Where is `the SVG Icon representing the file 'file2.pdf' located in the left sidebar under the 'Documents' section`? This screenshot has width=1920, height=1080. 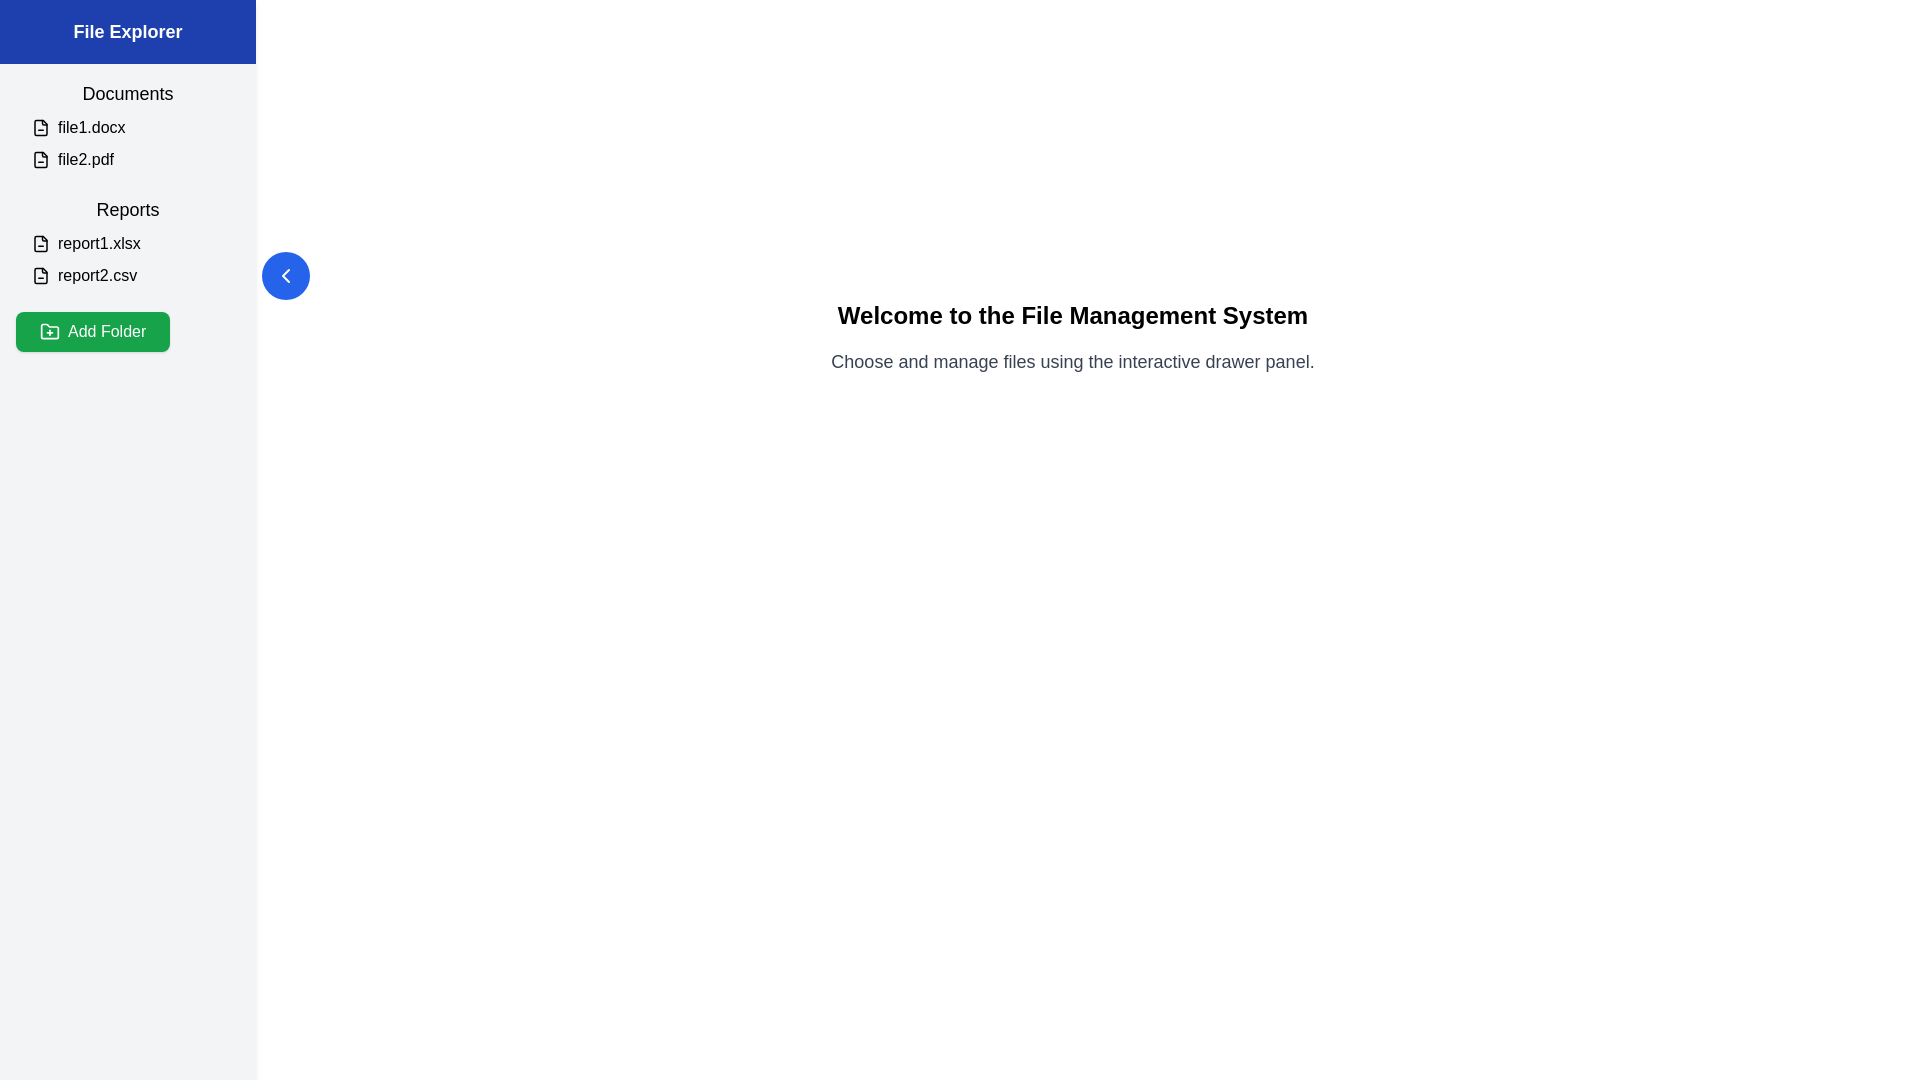 the SVG Icon representing the file 'file2.pdf' located in the left sidebar under the 'Documents' section is located at coordinates (41, 158).